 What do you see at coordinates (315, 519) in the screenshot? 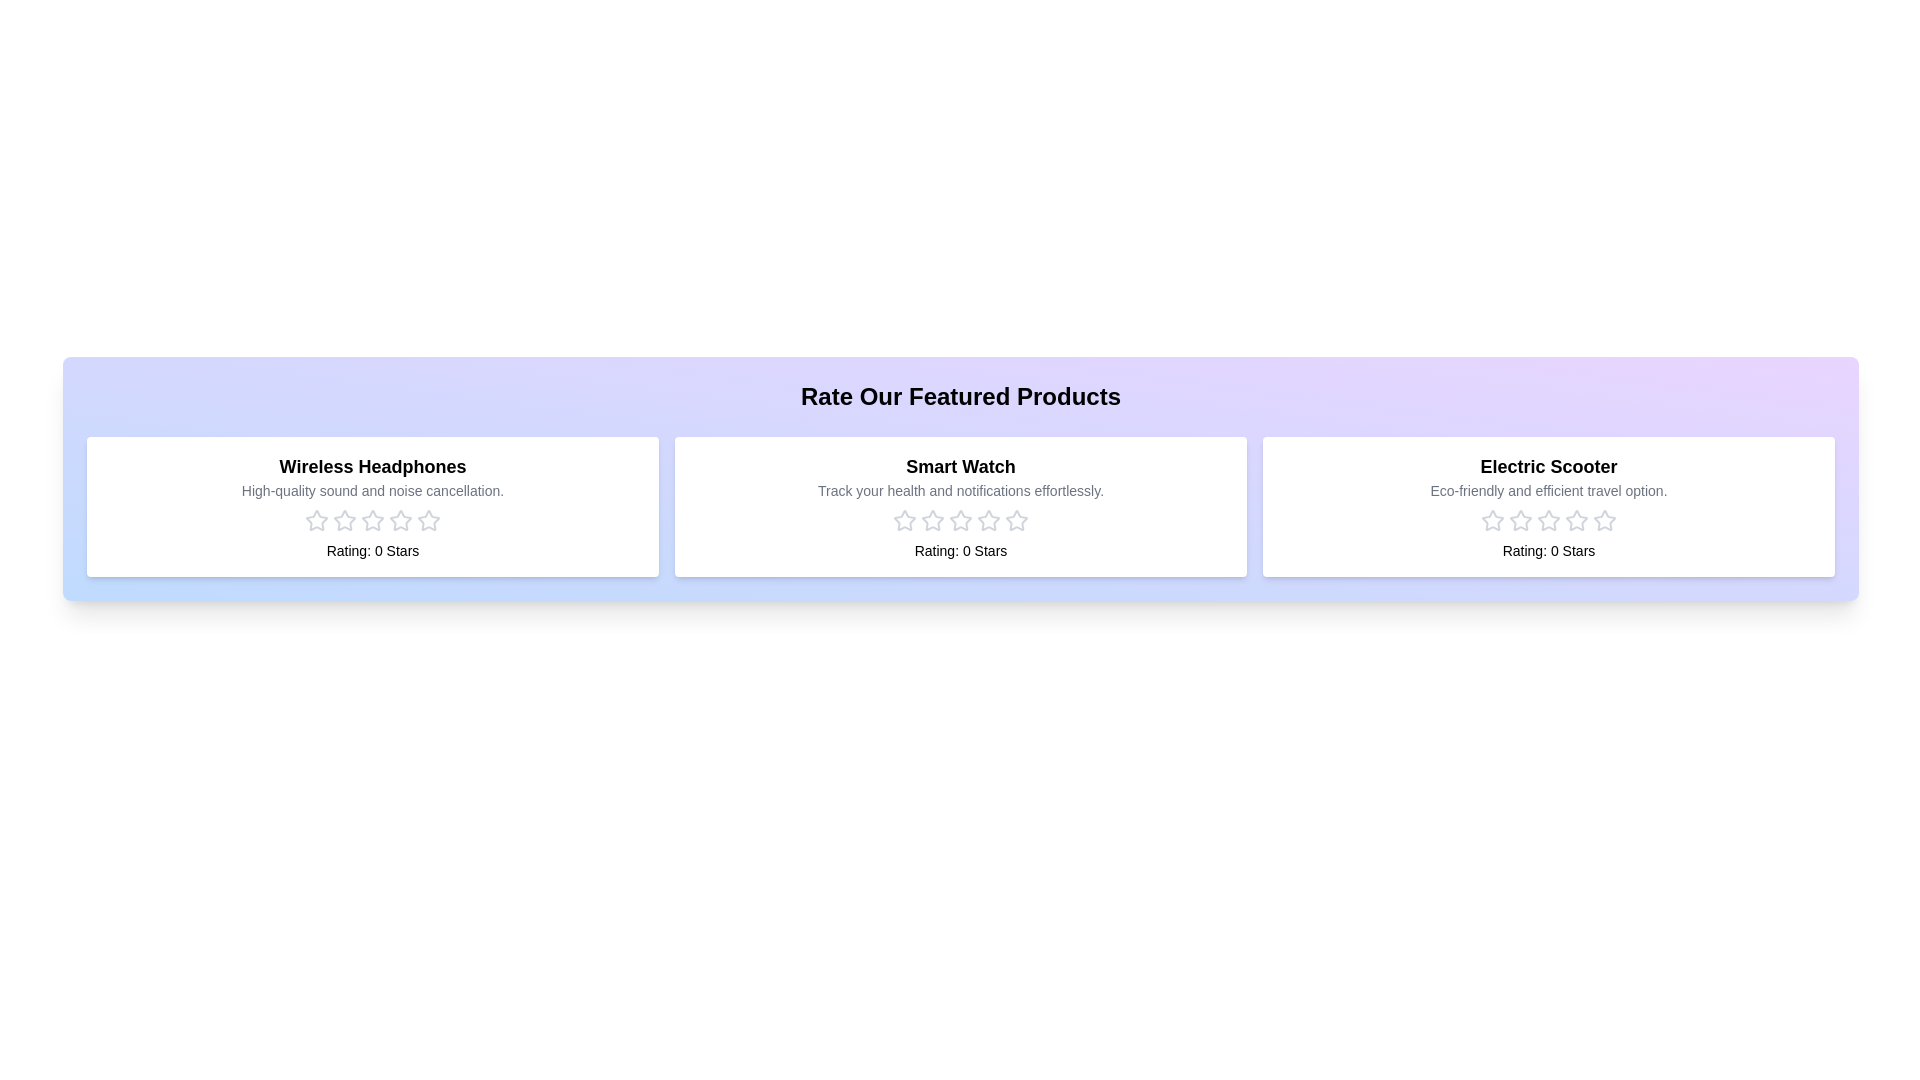
I see `the rating for the product 'Wireless Headphones' to 1 stars by clicking on the corresponding star` at bounding box center [315, 519].